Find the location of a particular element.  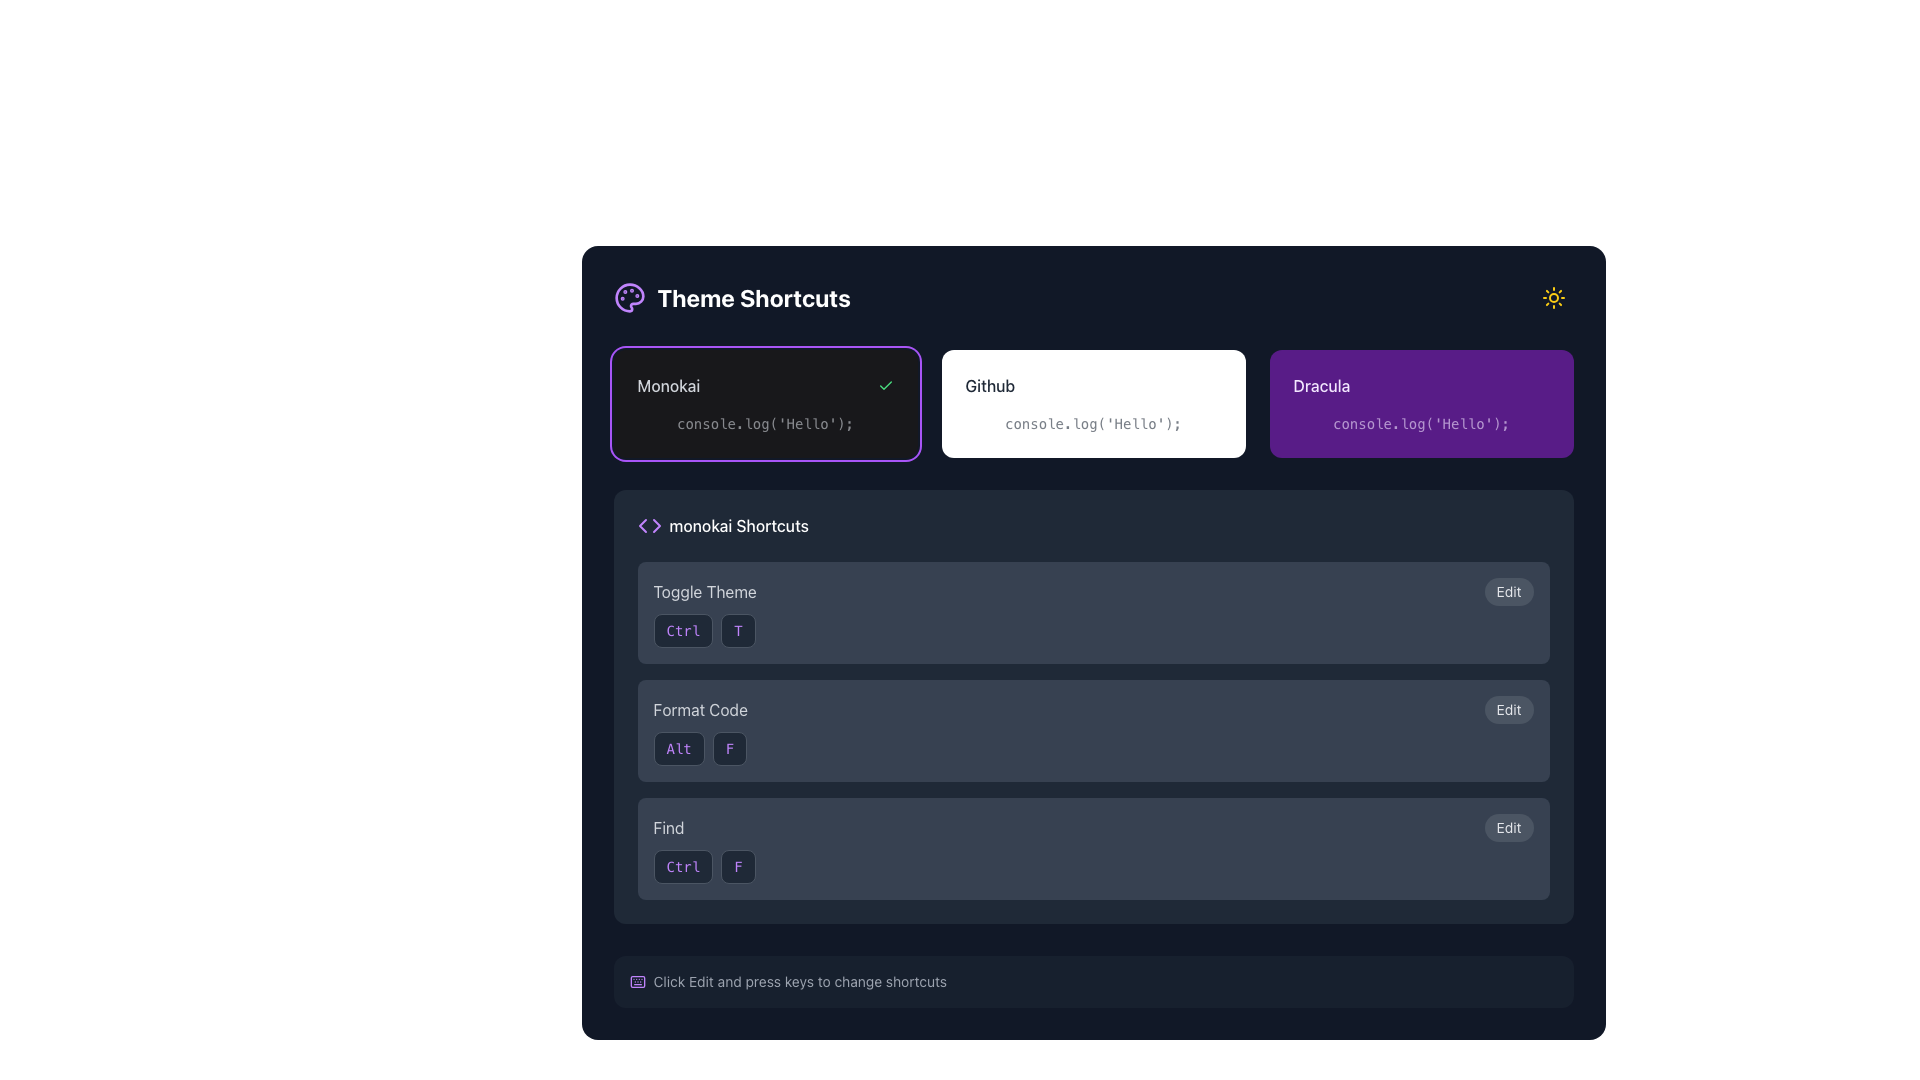

the second button in the 'Toggle Theme' section of the 'monokai Shortcuts' grouping is located at coordinates (737, 631).